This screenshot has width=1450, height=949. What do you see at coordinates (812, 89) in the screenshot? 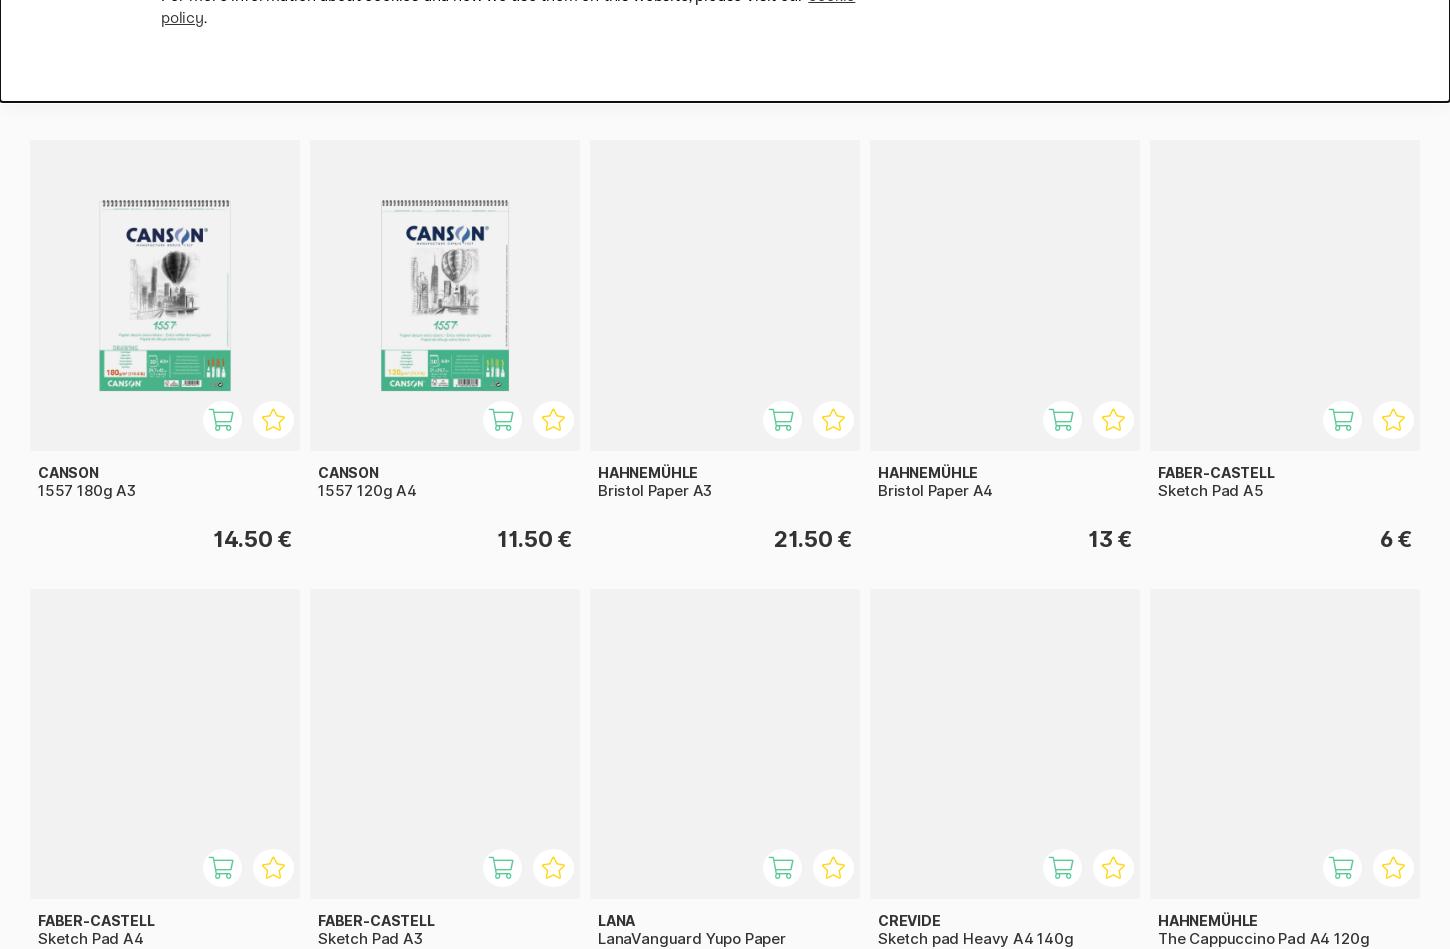
I see `'15.50 €'` at bounding box center [812, 89].